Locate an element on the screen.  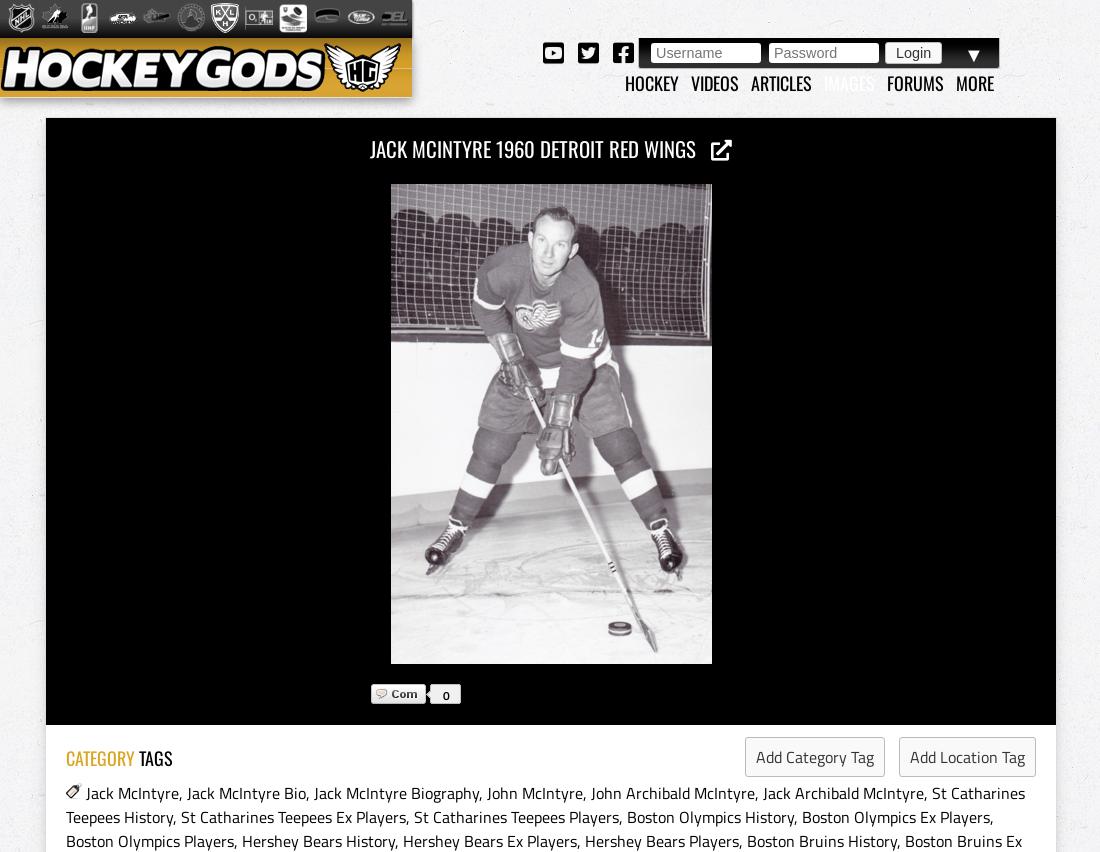
'Jack McIntyre Bio' is located at coordinates (246, 792).